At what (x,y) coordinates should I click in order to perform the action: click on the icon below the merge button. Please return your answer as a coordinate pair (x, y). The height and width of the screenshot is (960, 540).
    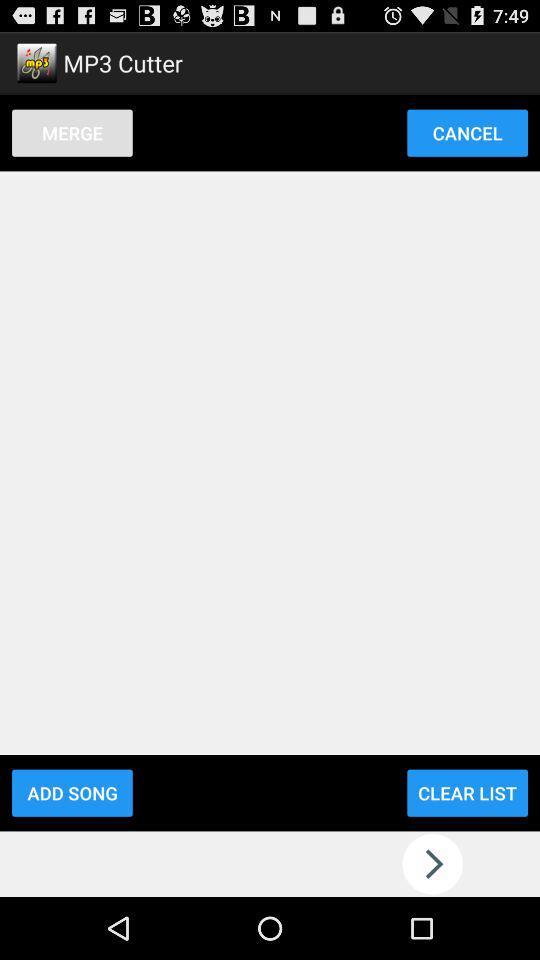
    Looking at the image, I should click on (71, 793).